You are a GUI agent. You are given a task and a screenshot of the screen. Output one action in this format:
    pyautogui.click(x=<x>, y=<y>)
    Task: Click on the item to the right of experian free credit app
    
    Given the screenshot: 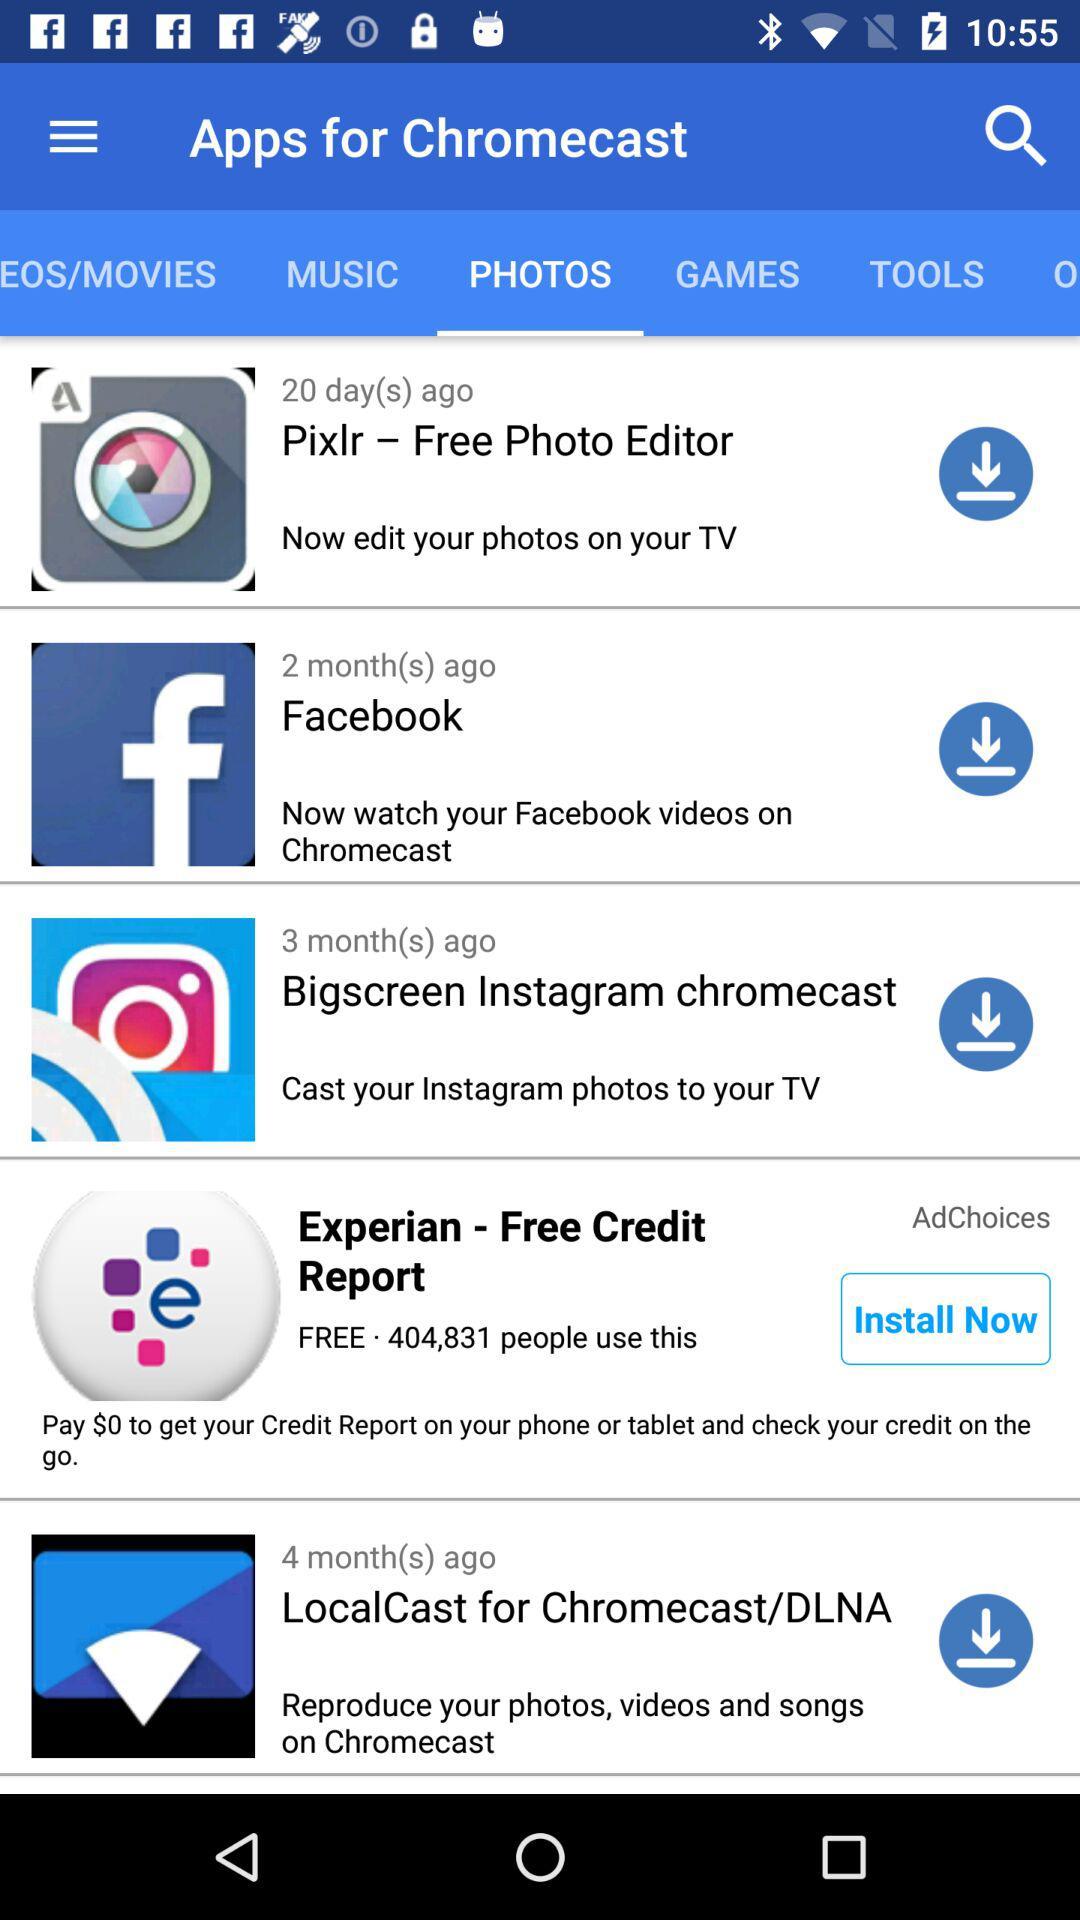 What is the action you would take?
    pyautogui.click(x=980, y=1213)
    